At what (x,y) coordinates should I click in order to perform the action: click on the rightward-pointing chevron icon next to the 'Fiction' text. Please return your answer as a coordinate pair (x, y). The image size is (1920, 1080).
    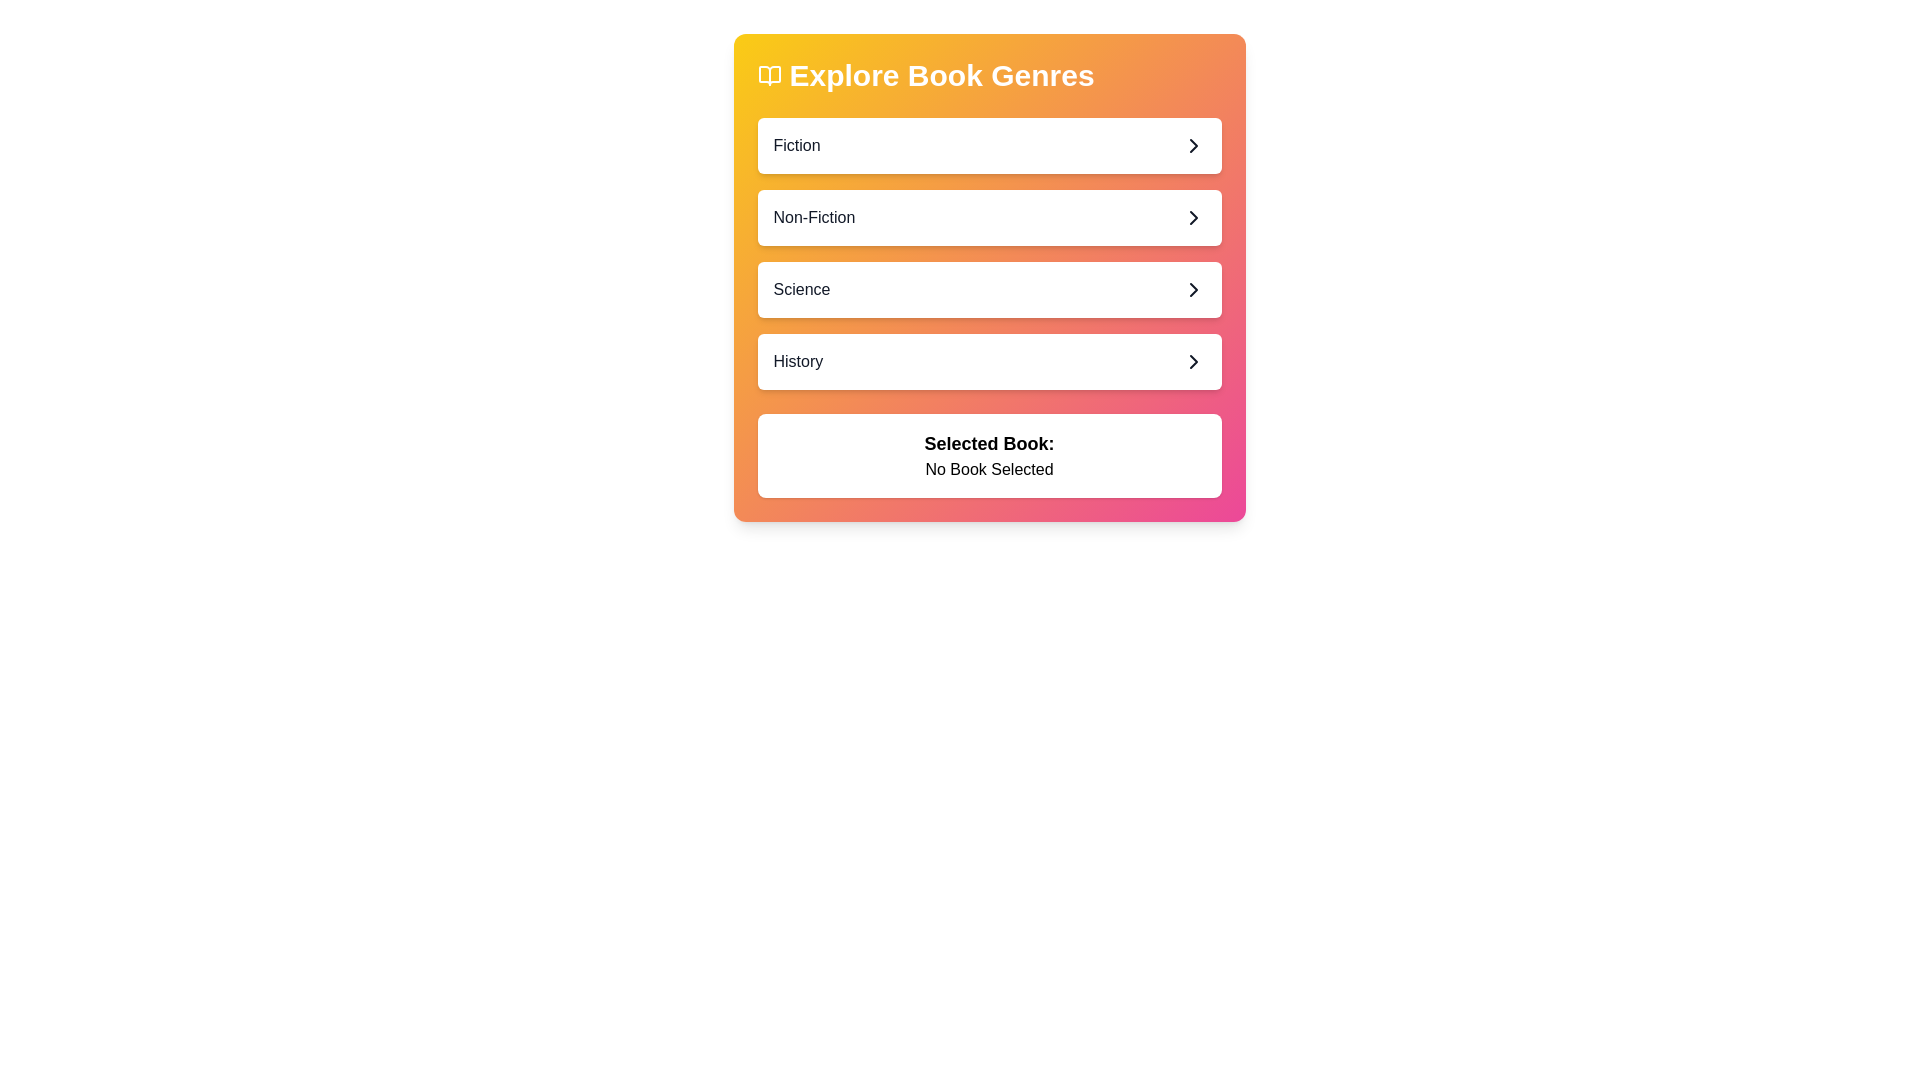
    Looking at the image, I should click on (1193, 145).